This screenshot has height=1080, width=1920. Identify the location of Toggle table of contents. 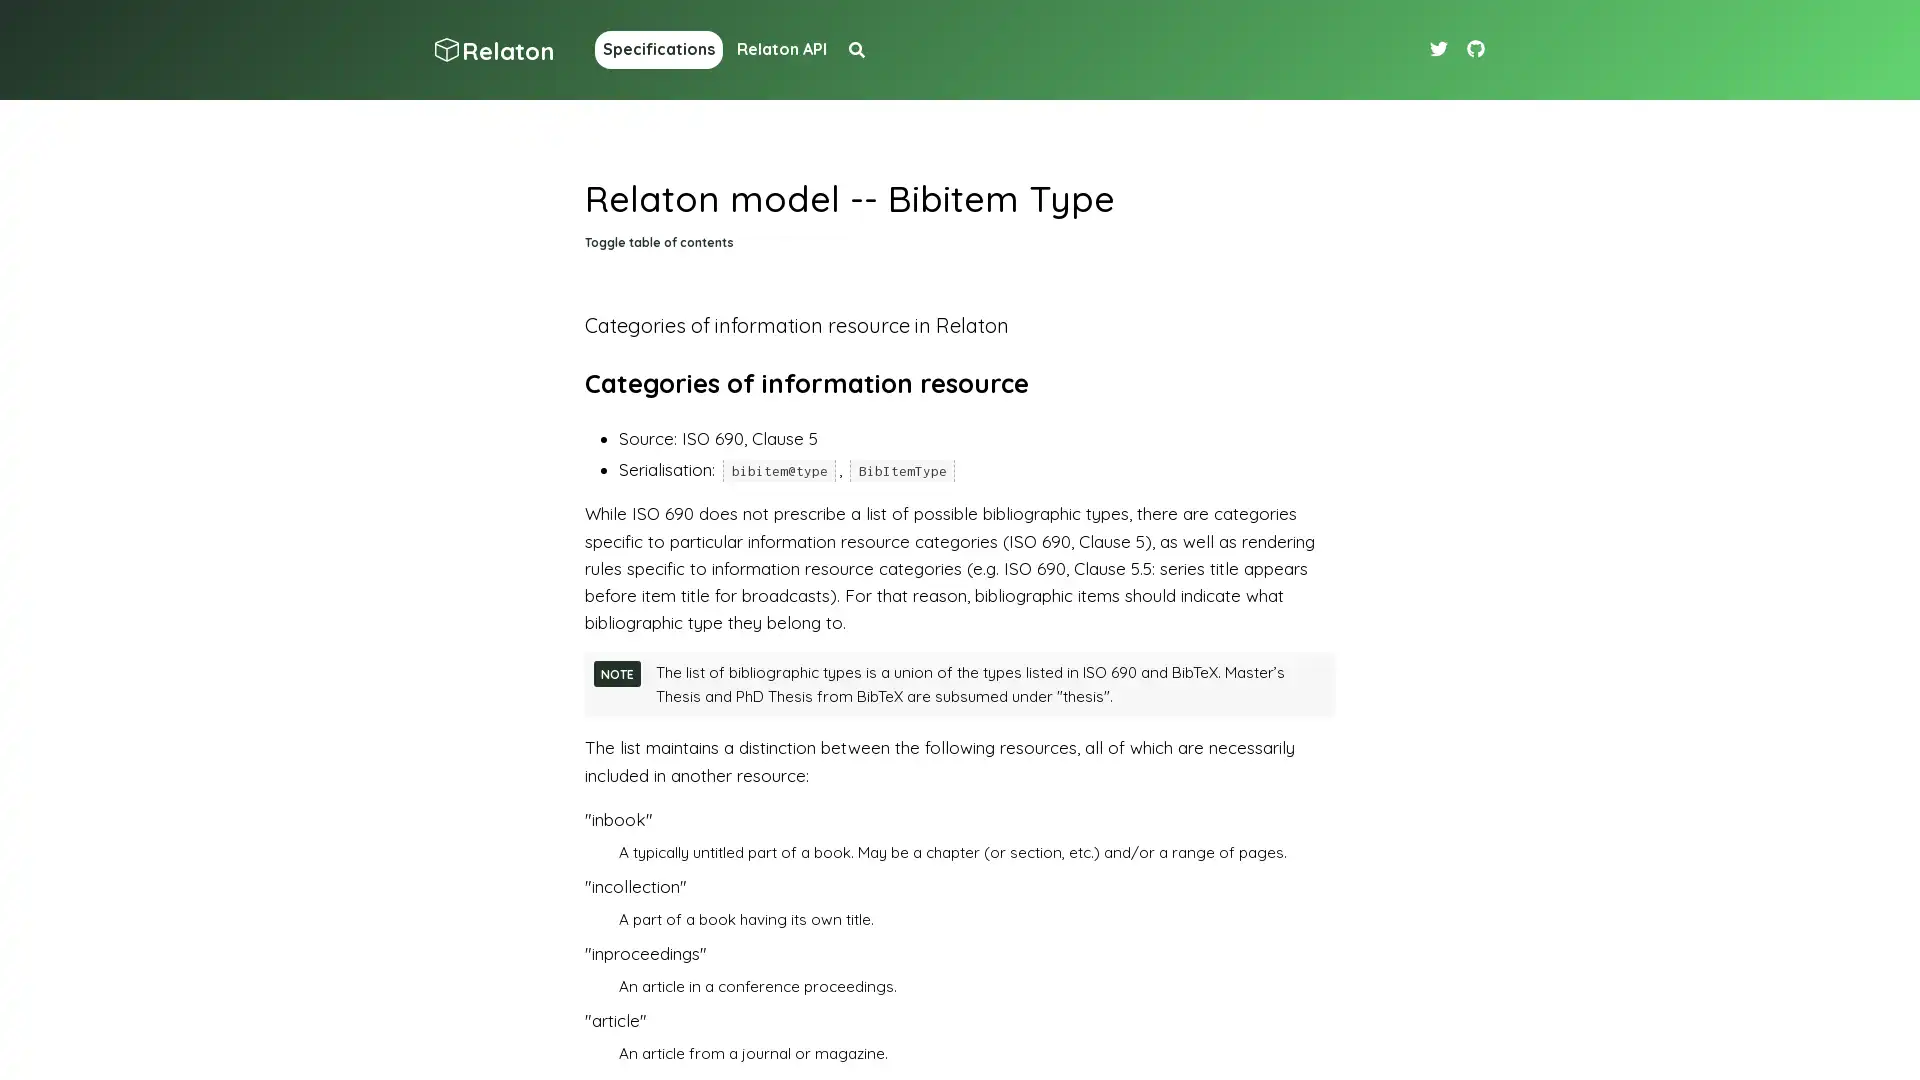
(659, 240).